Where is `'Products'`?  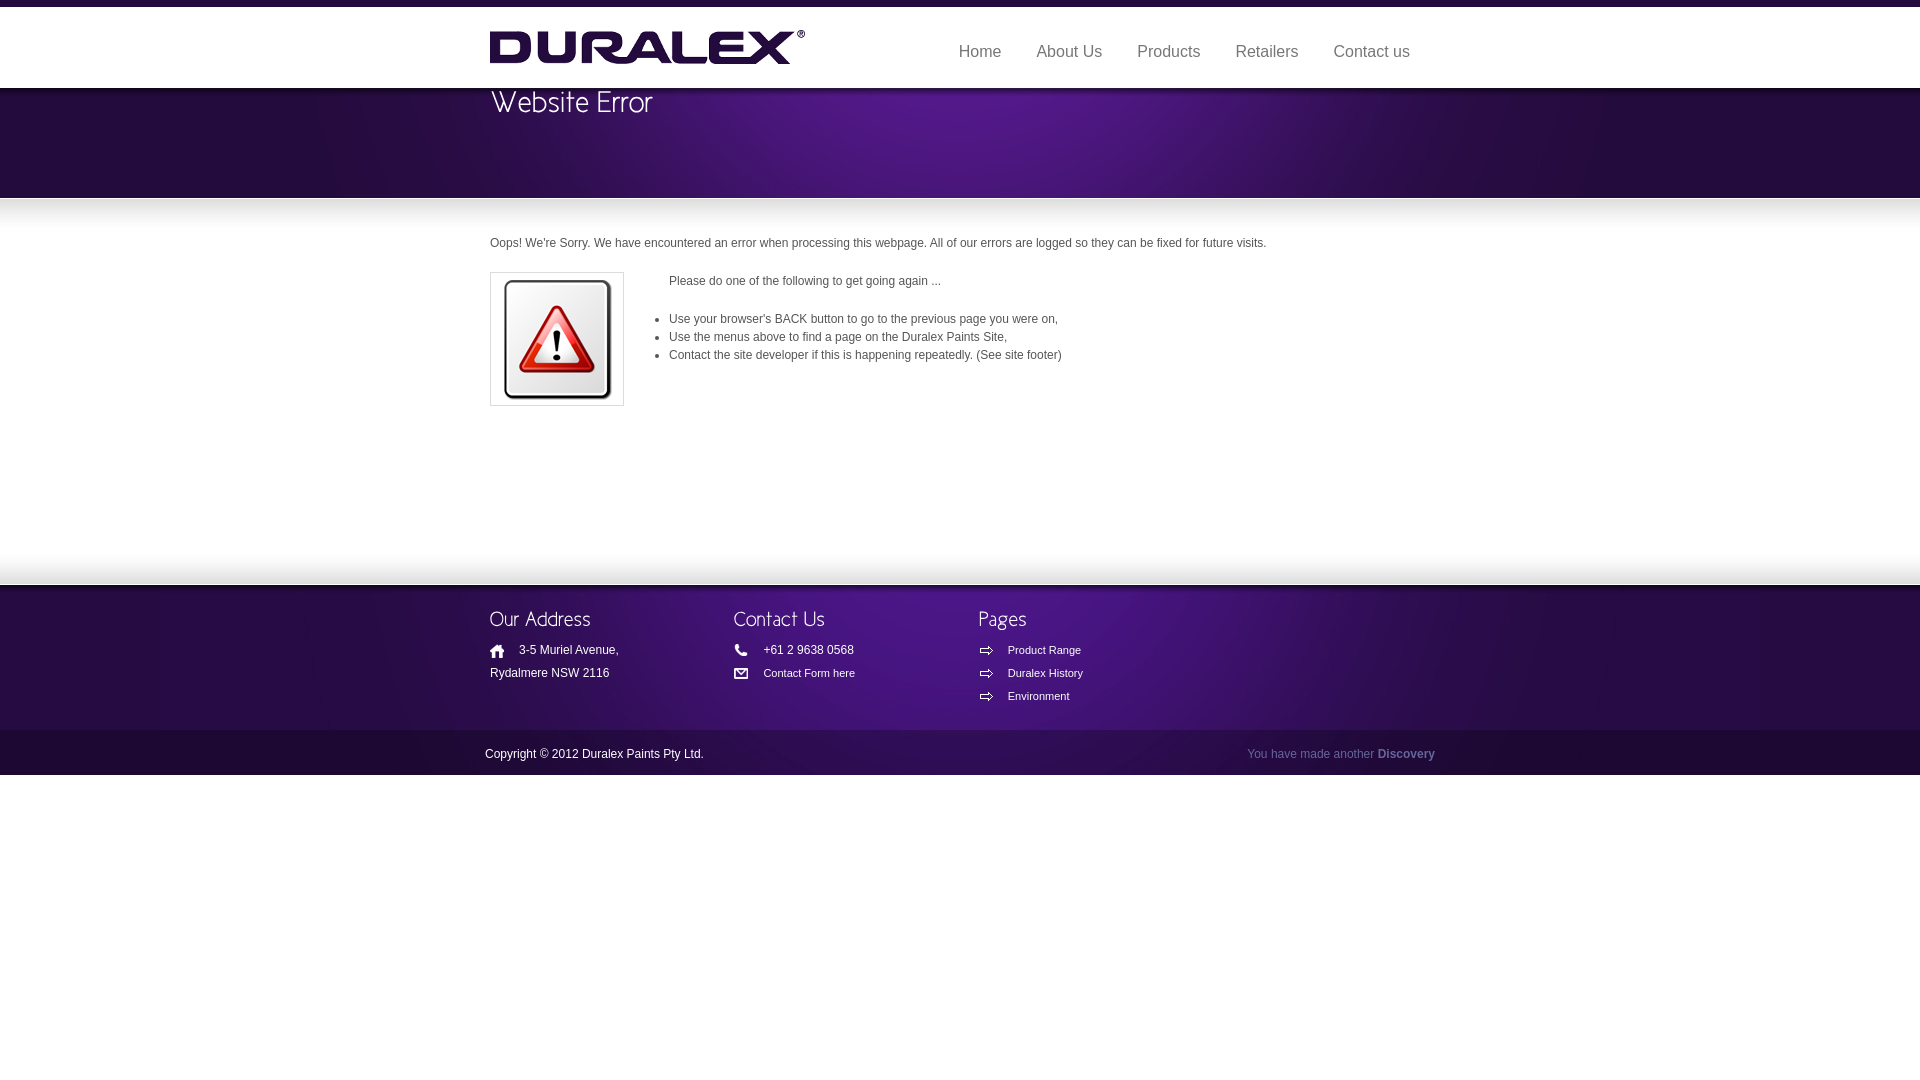 'Products' is located at coordinates (1168, 51).